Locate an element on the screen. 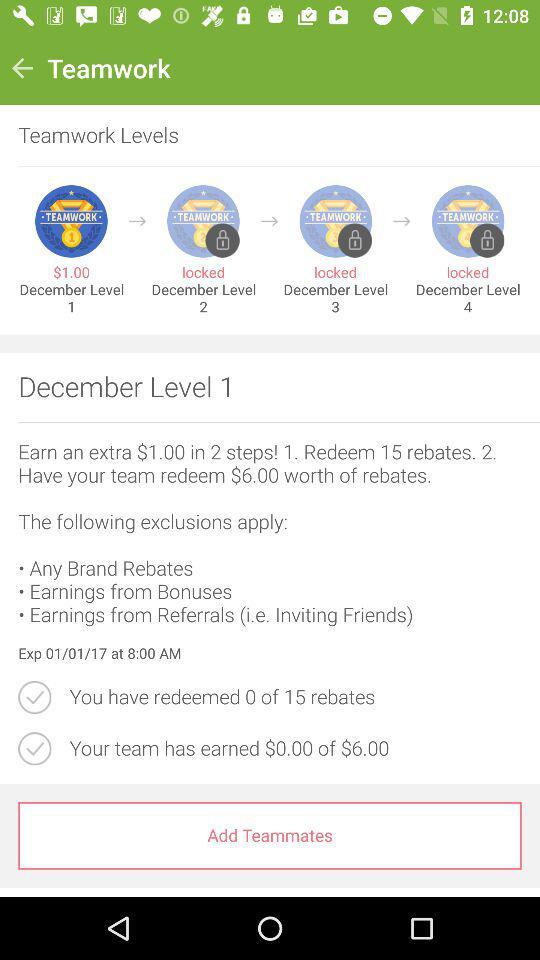 This screenshot has width=540, height=960. teamwork levels is located at coordinates (260, 134).